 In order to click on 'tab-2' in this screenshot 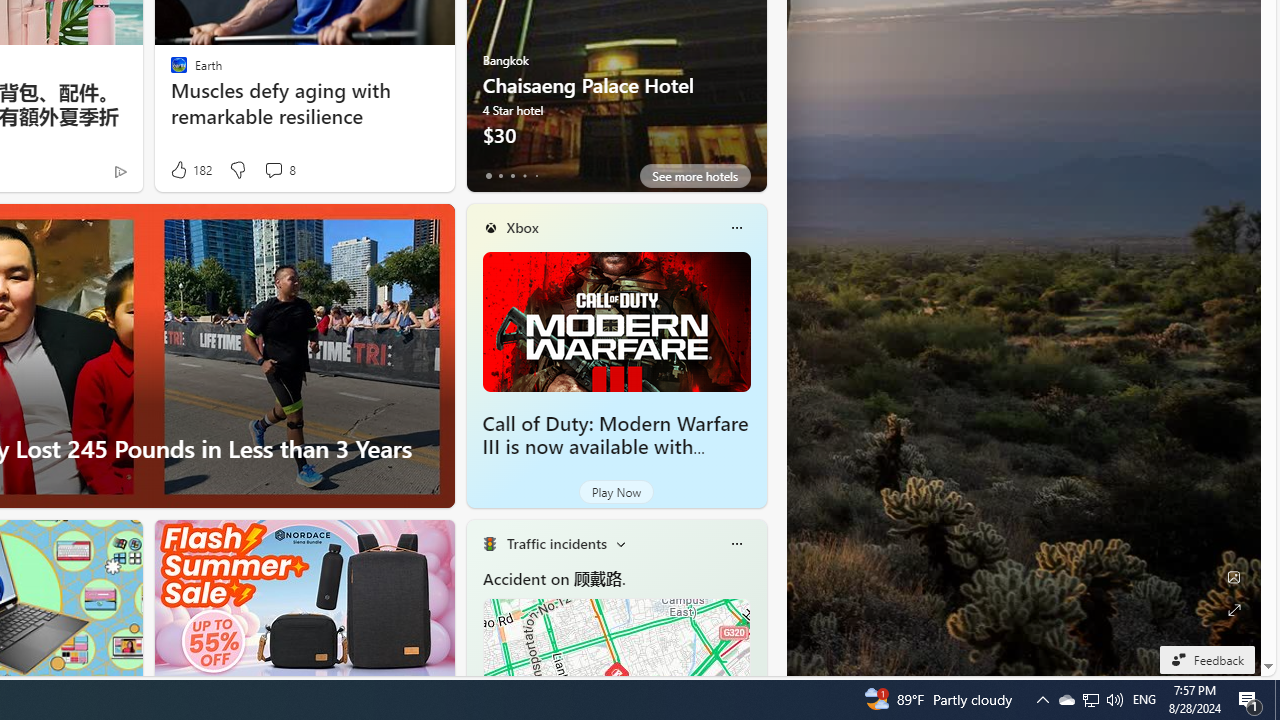, I will do `click(512, 175)`.